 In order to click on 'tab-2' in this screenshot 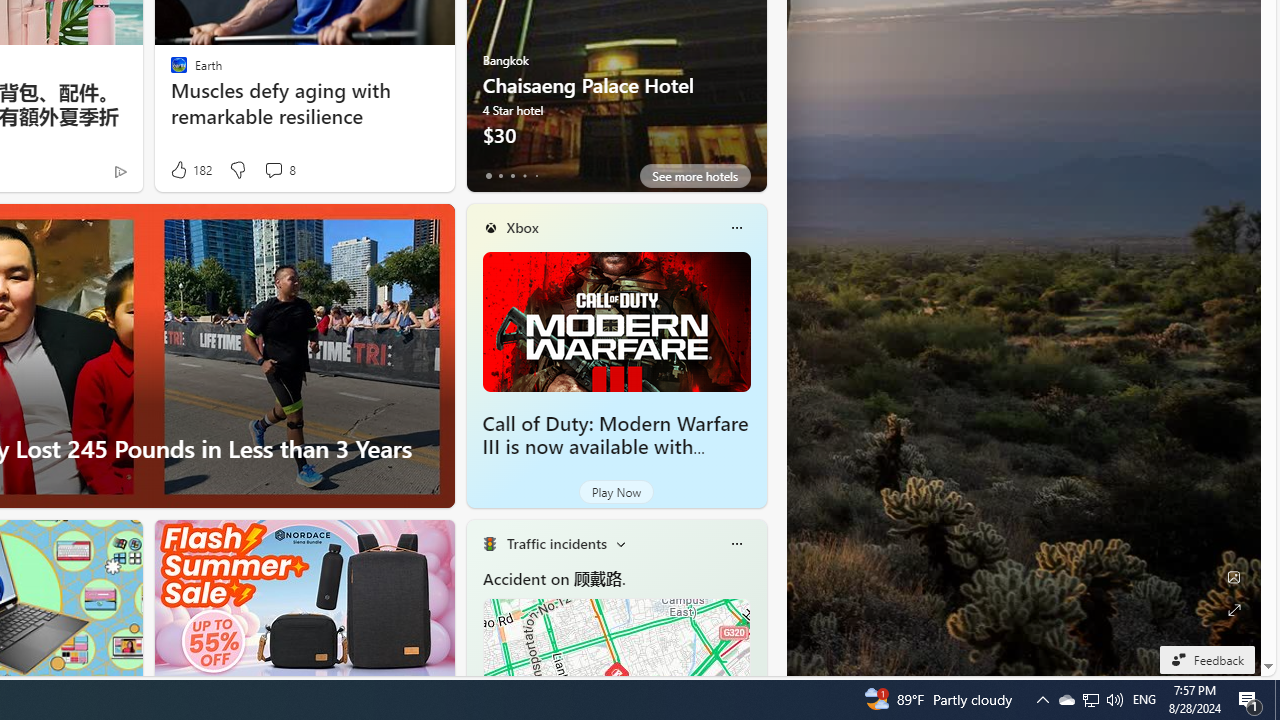, I will do `click(512, 175)`.